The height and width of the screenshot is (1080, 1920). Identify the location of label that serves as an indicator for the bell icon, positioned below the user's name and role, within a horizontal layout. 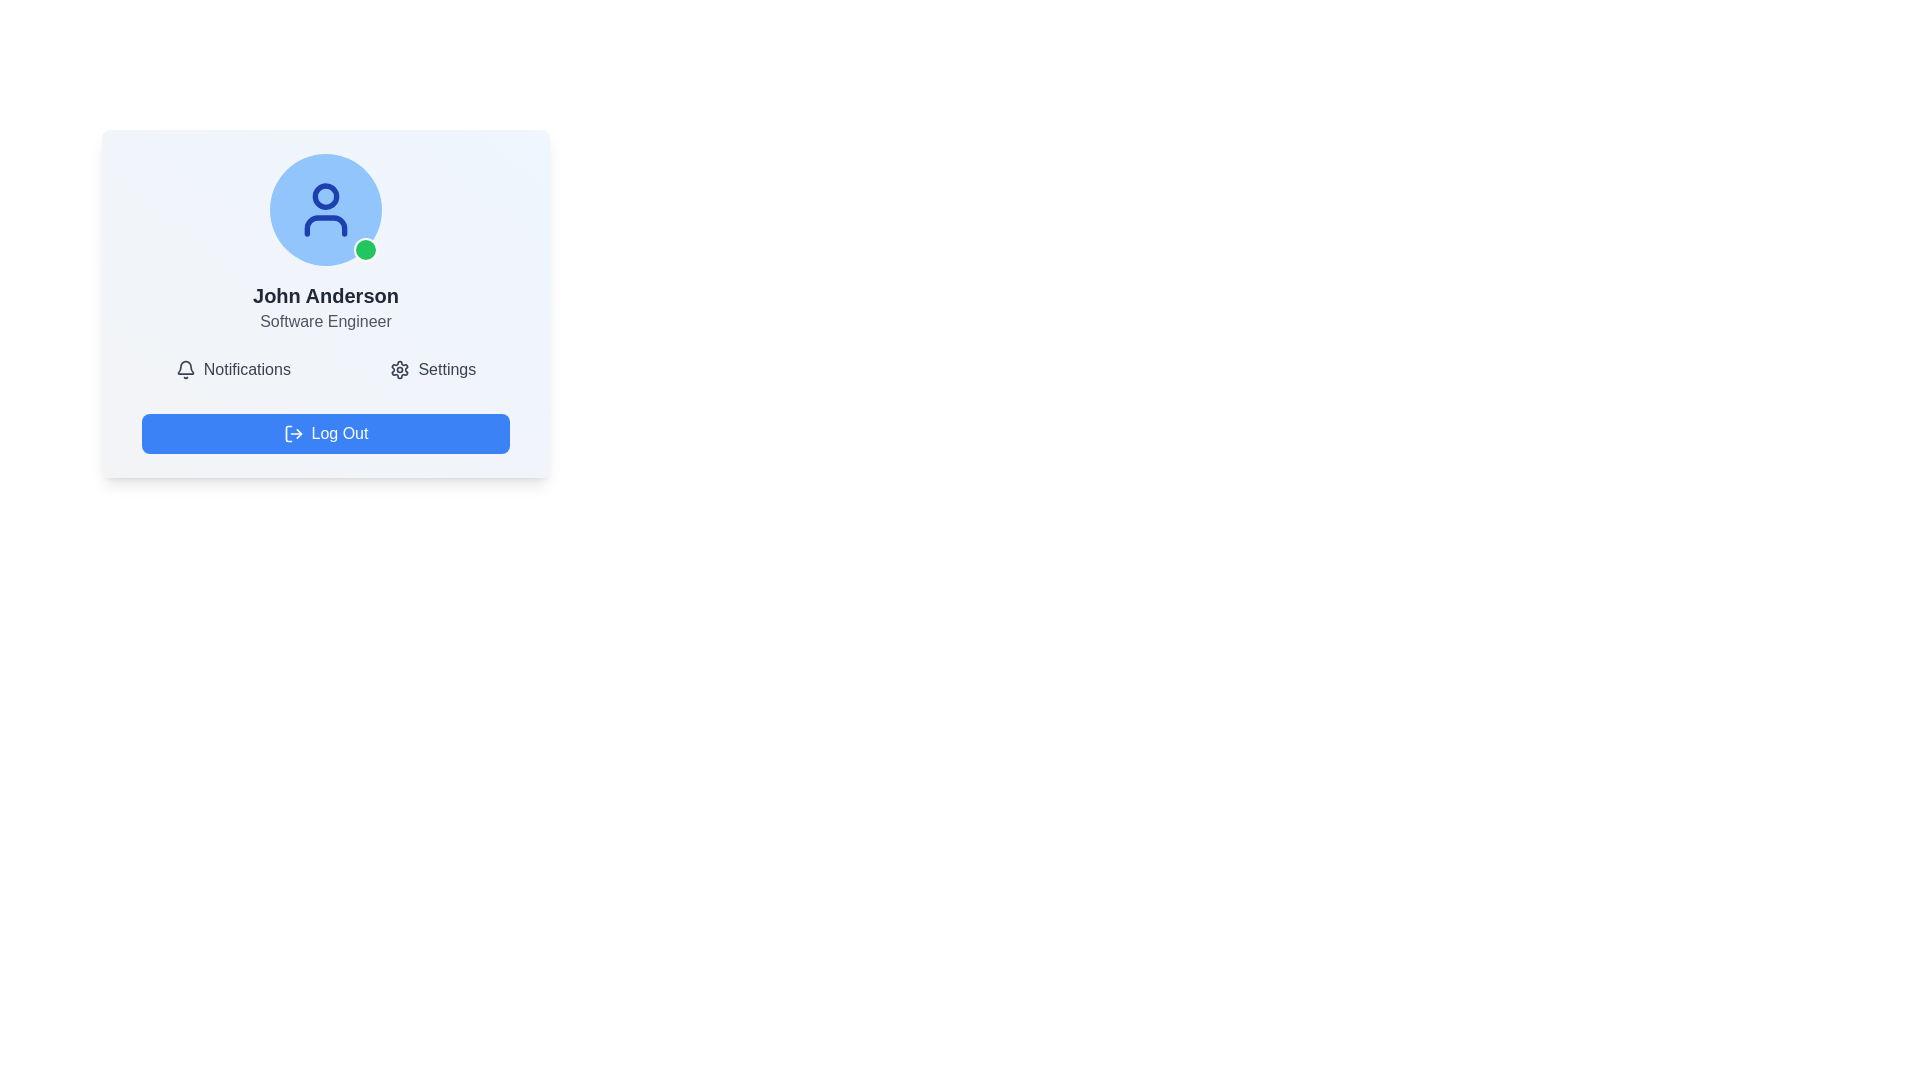
(246, 370).